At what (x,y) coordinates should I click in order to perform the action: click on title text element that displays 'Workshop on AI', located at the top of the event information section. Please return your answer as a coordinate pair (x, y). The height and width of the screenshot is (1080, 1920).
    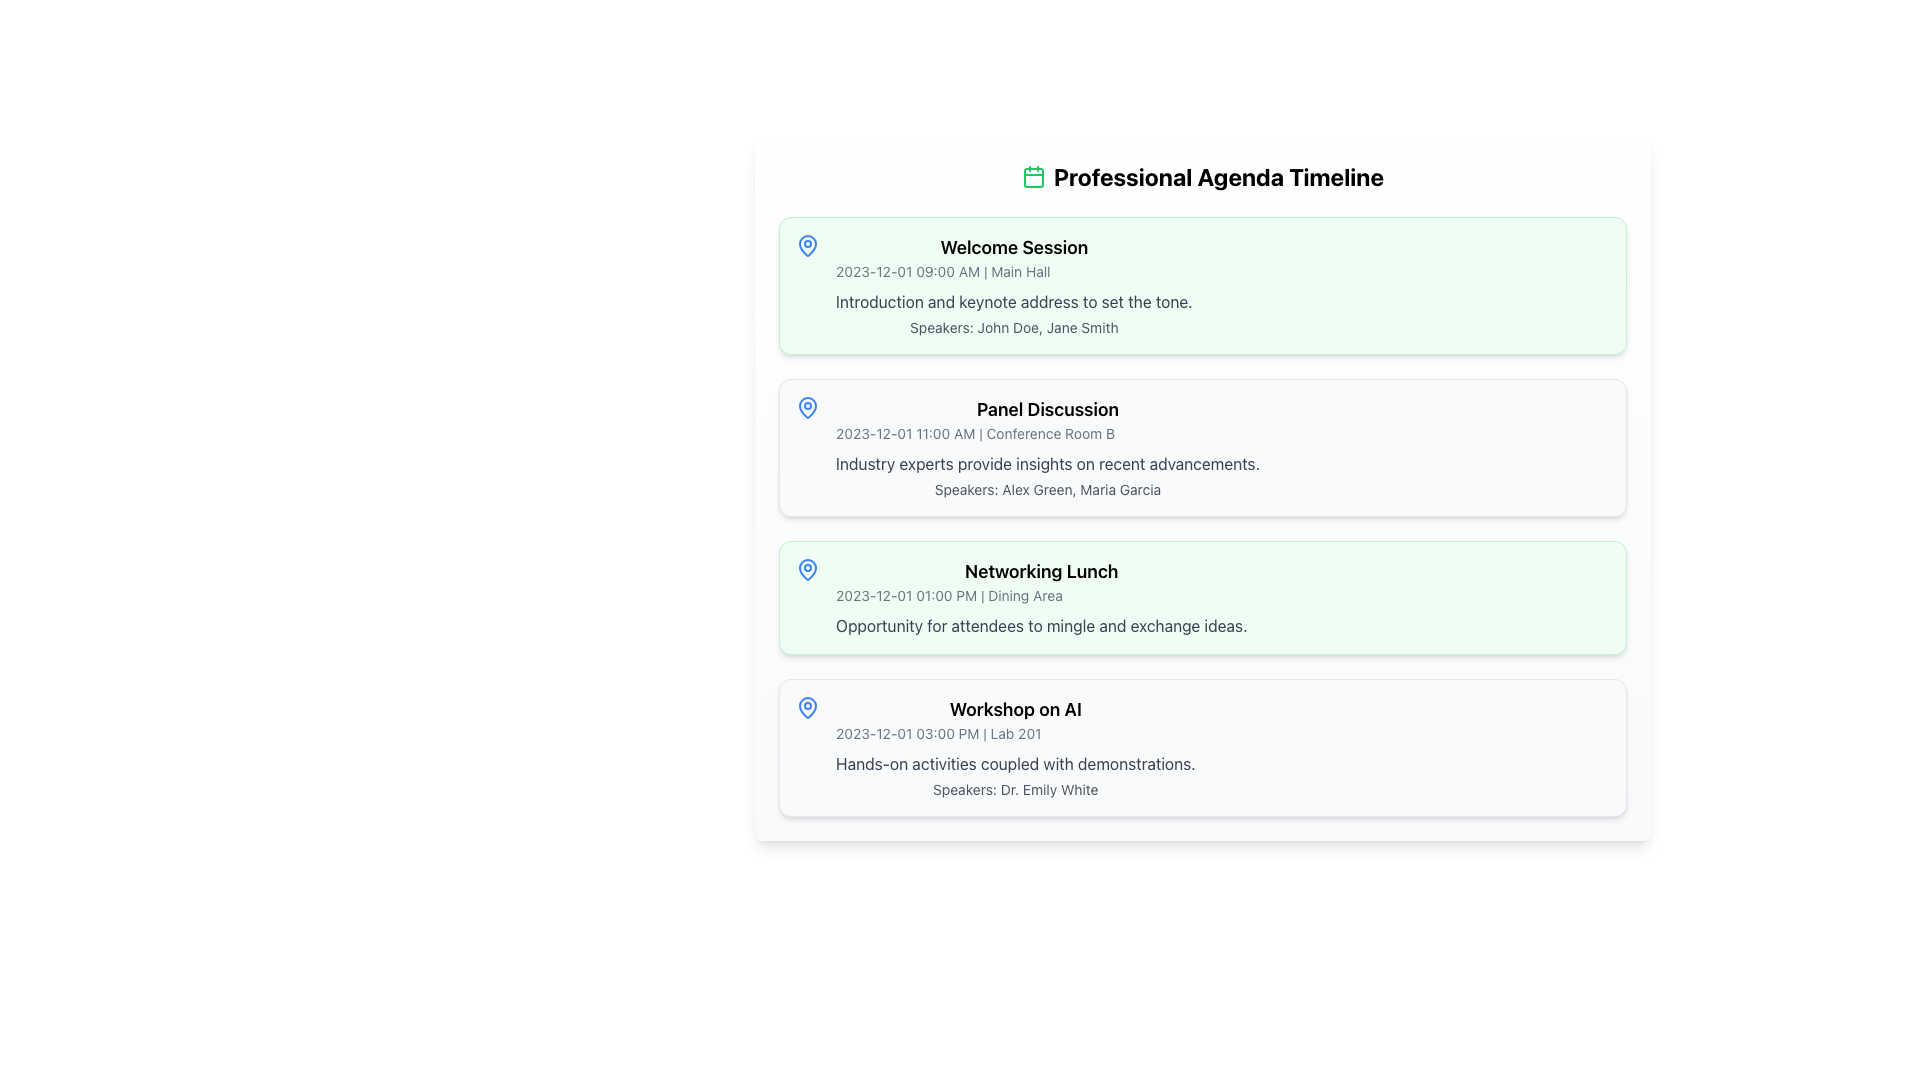
    Looking at the image, I should click on (1015, 708).